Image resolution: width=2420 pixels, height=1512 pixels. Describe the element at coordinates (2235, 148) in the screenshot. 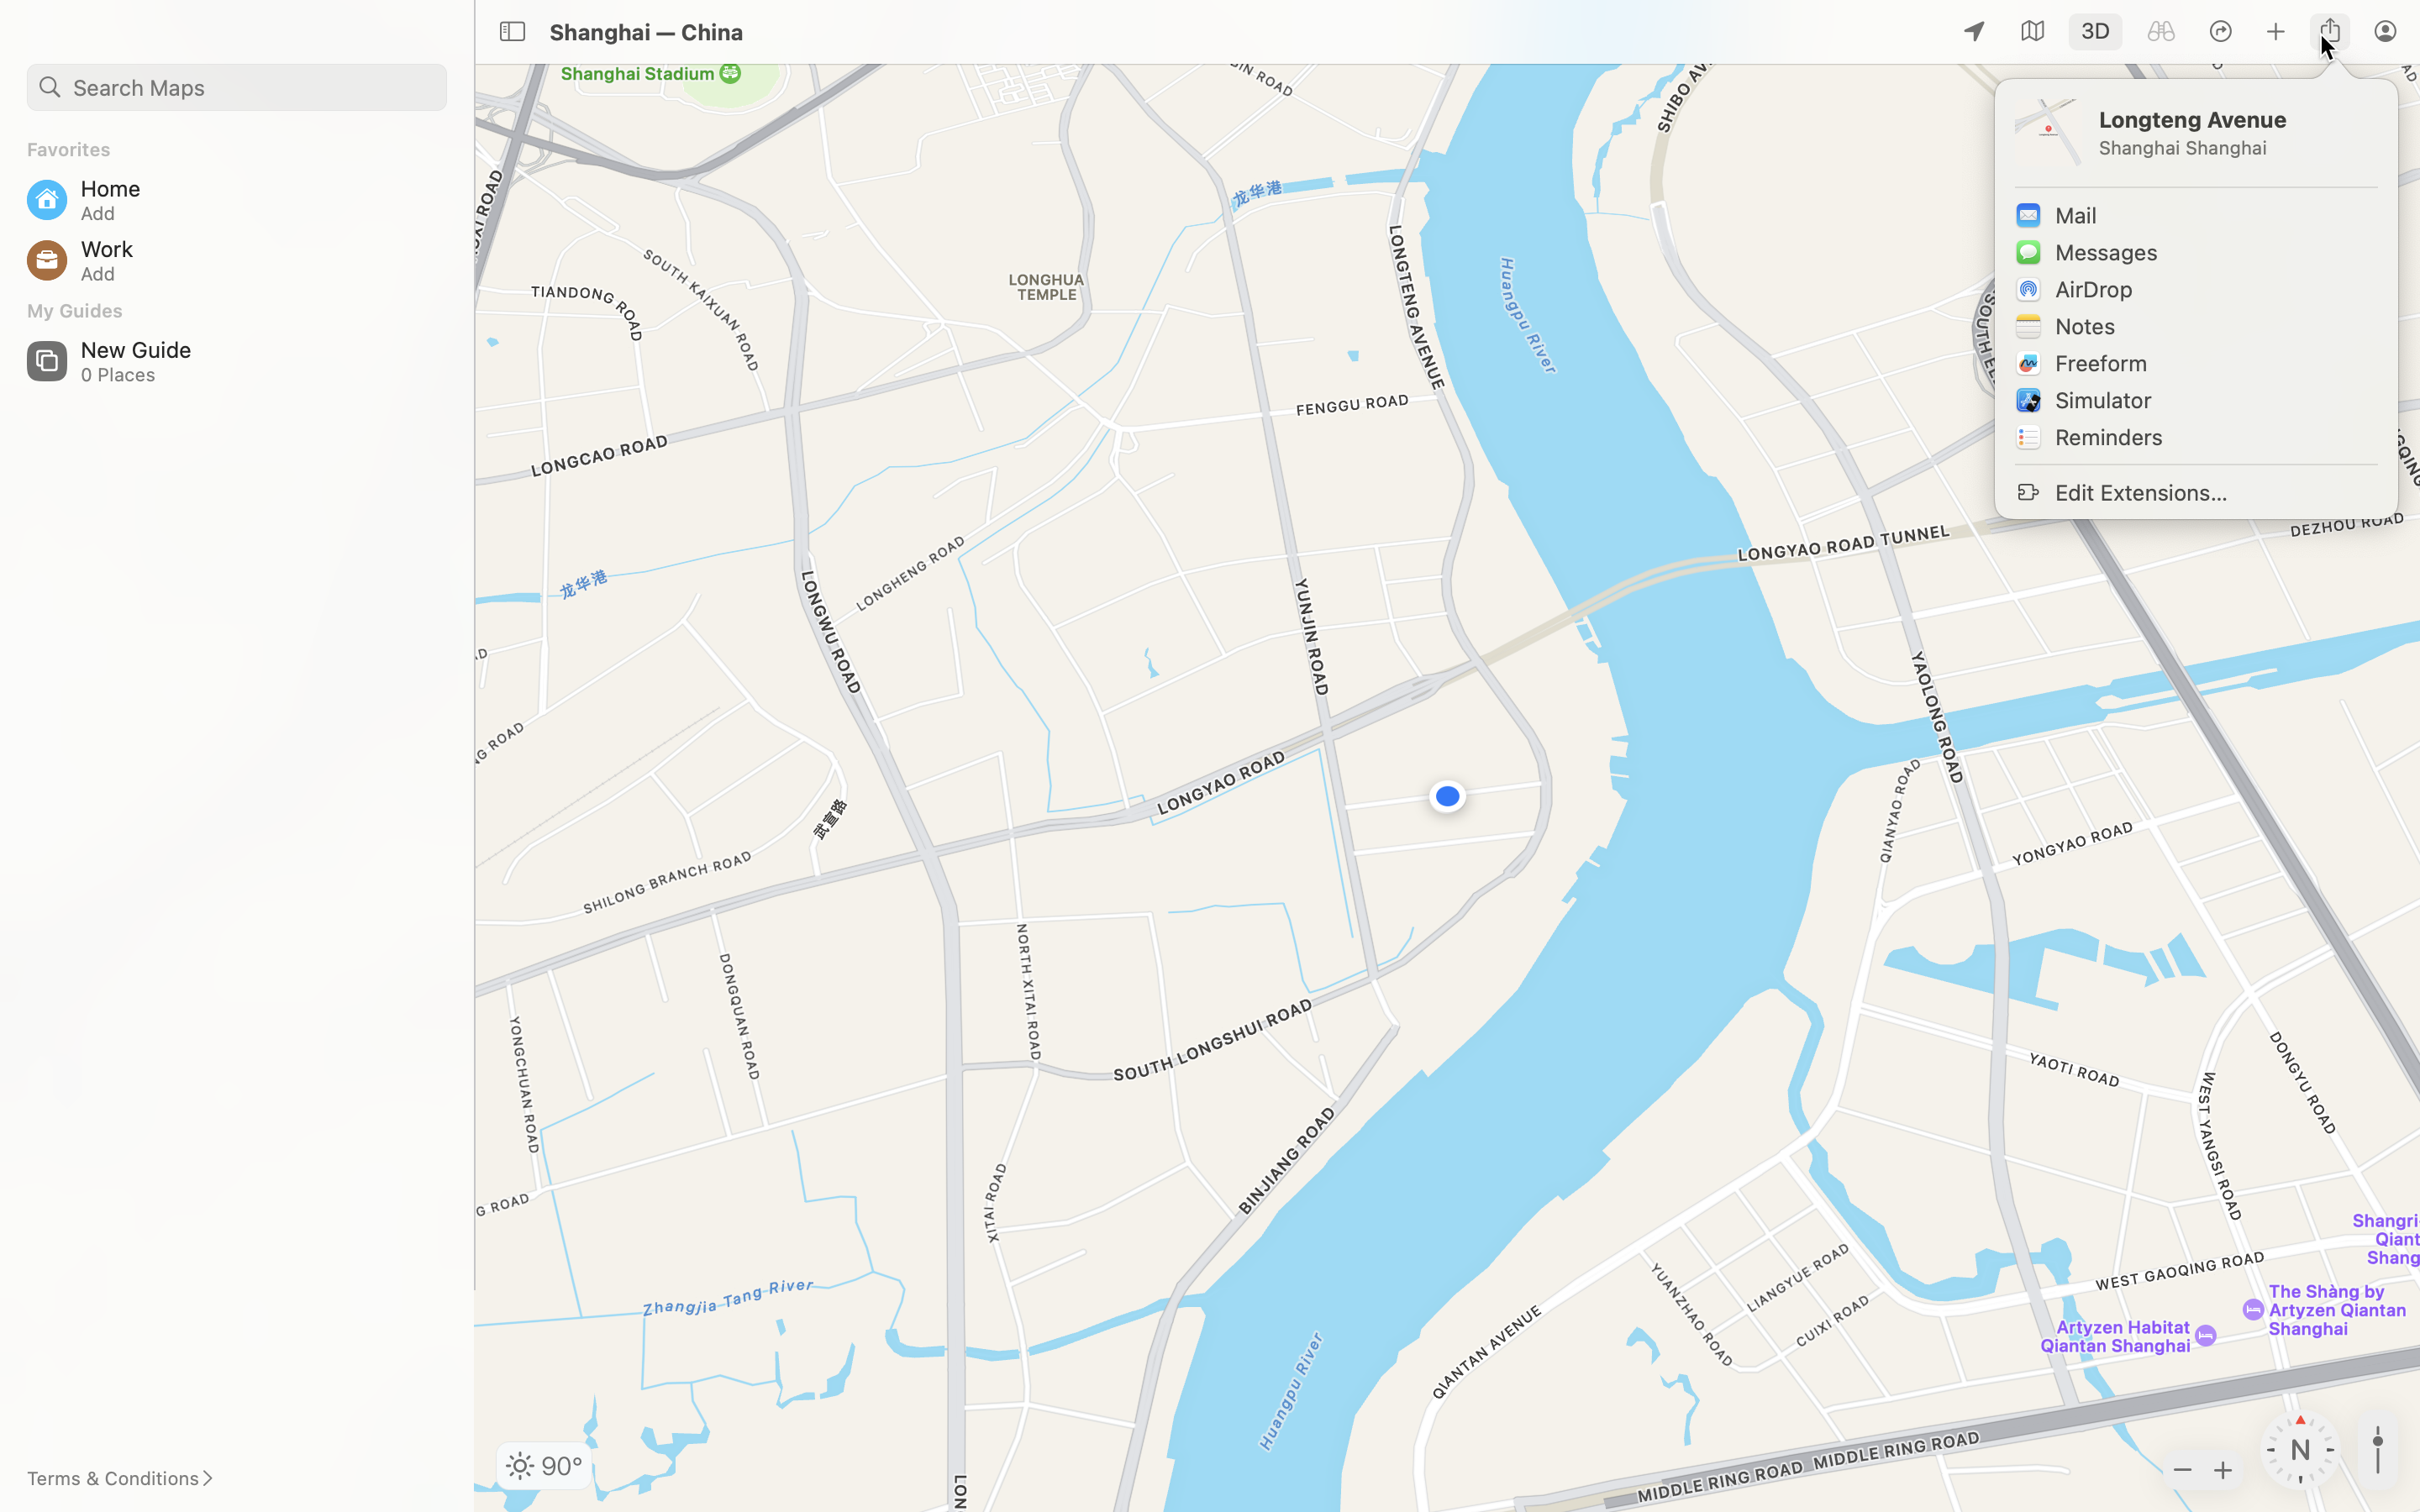

I see `'Shanghai Shanghai'` at that location.